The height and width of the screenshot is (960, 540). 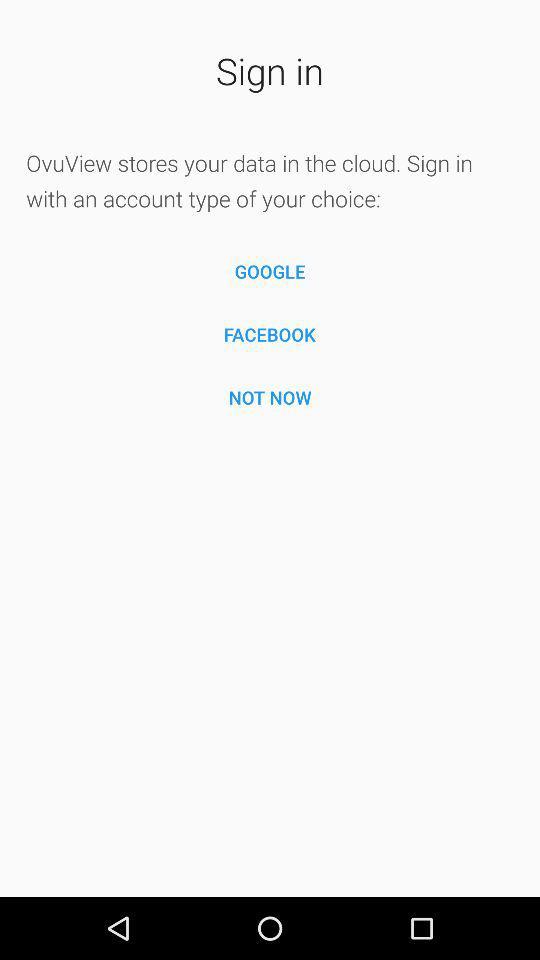 What do you see at coordinates (270, 270) in the screenshot?
I see `the google` at bounding box center [270, 270].